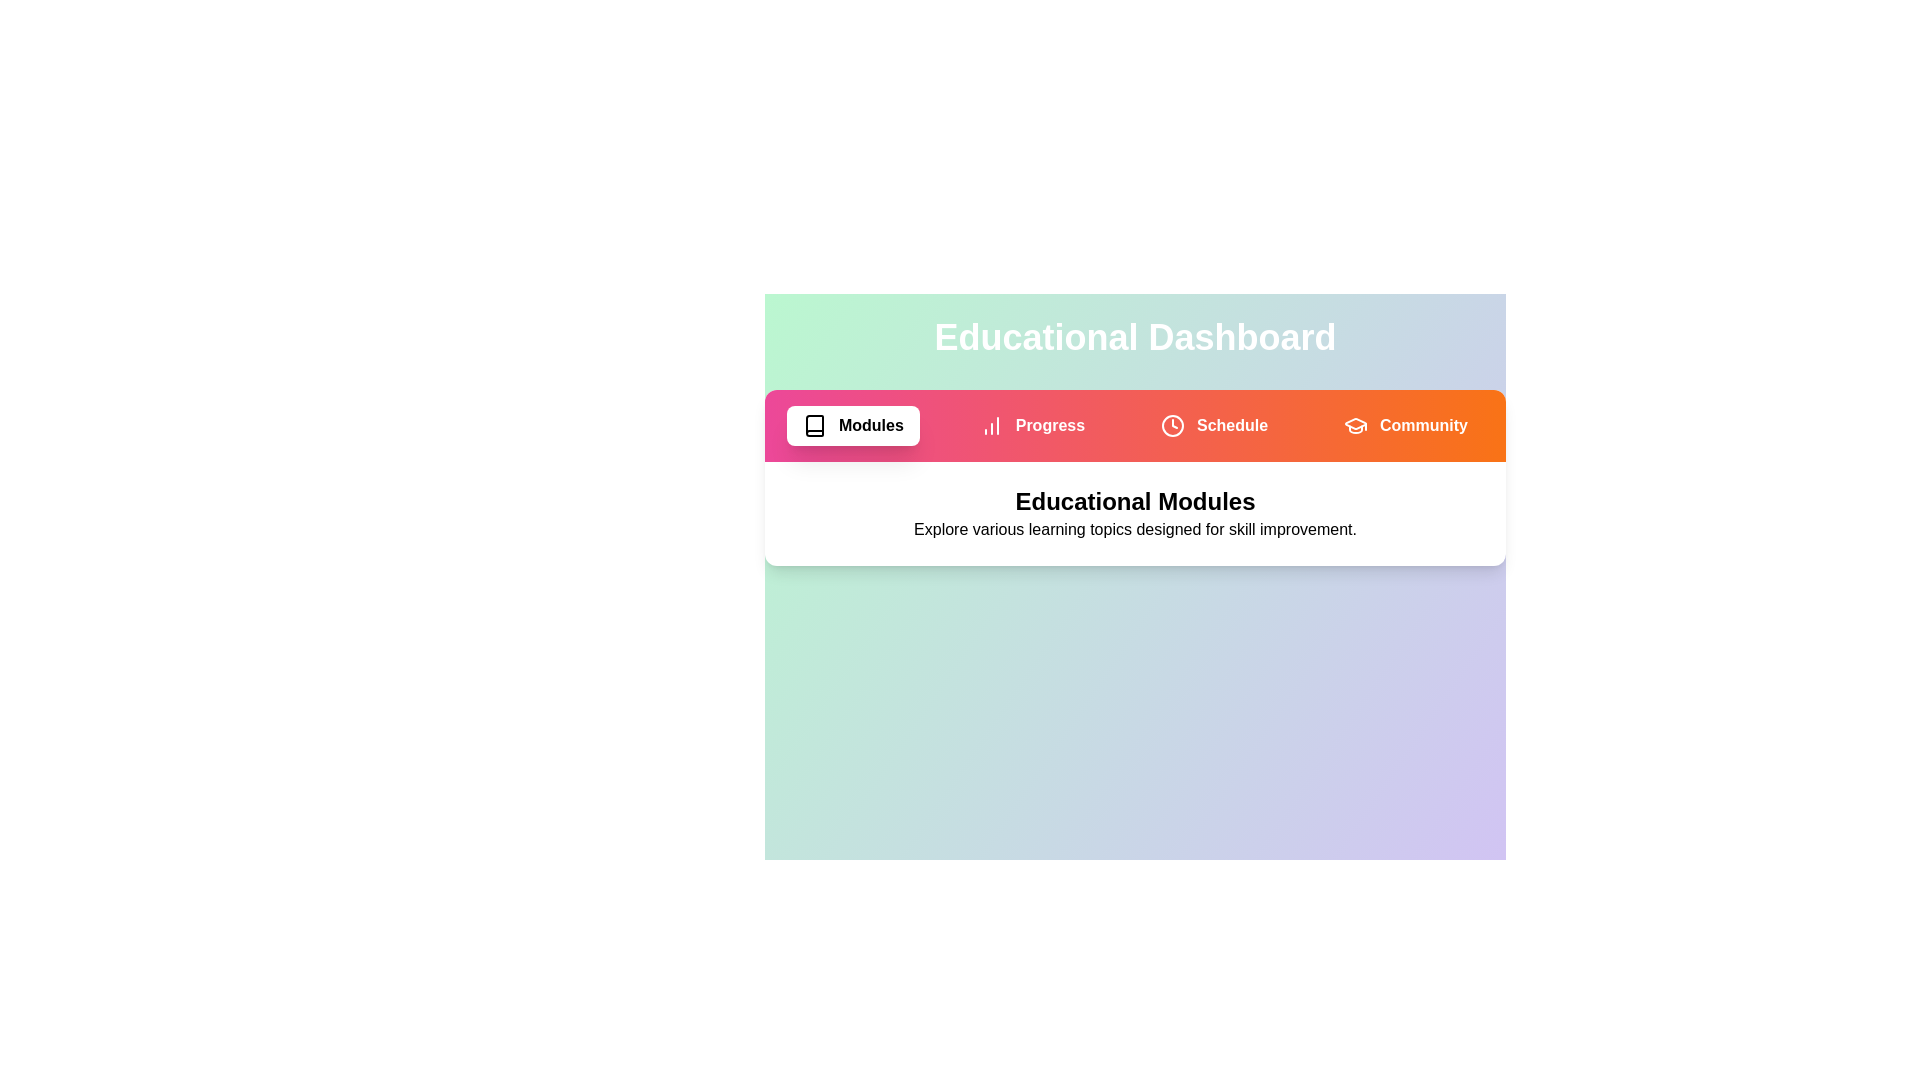  I want to click on the Informational panel that introduces the 'Educational Modules' section, located centrally below the navigation bar, so click(1135, 478).